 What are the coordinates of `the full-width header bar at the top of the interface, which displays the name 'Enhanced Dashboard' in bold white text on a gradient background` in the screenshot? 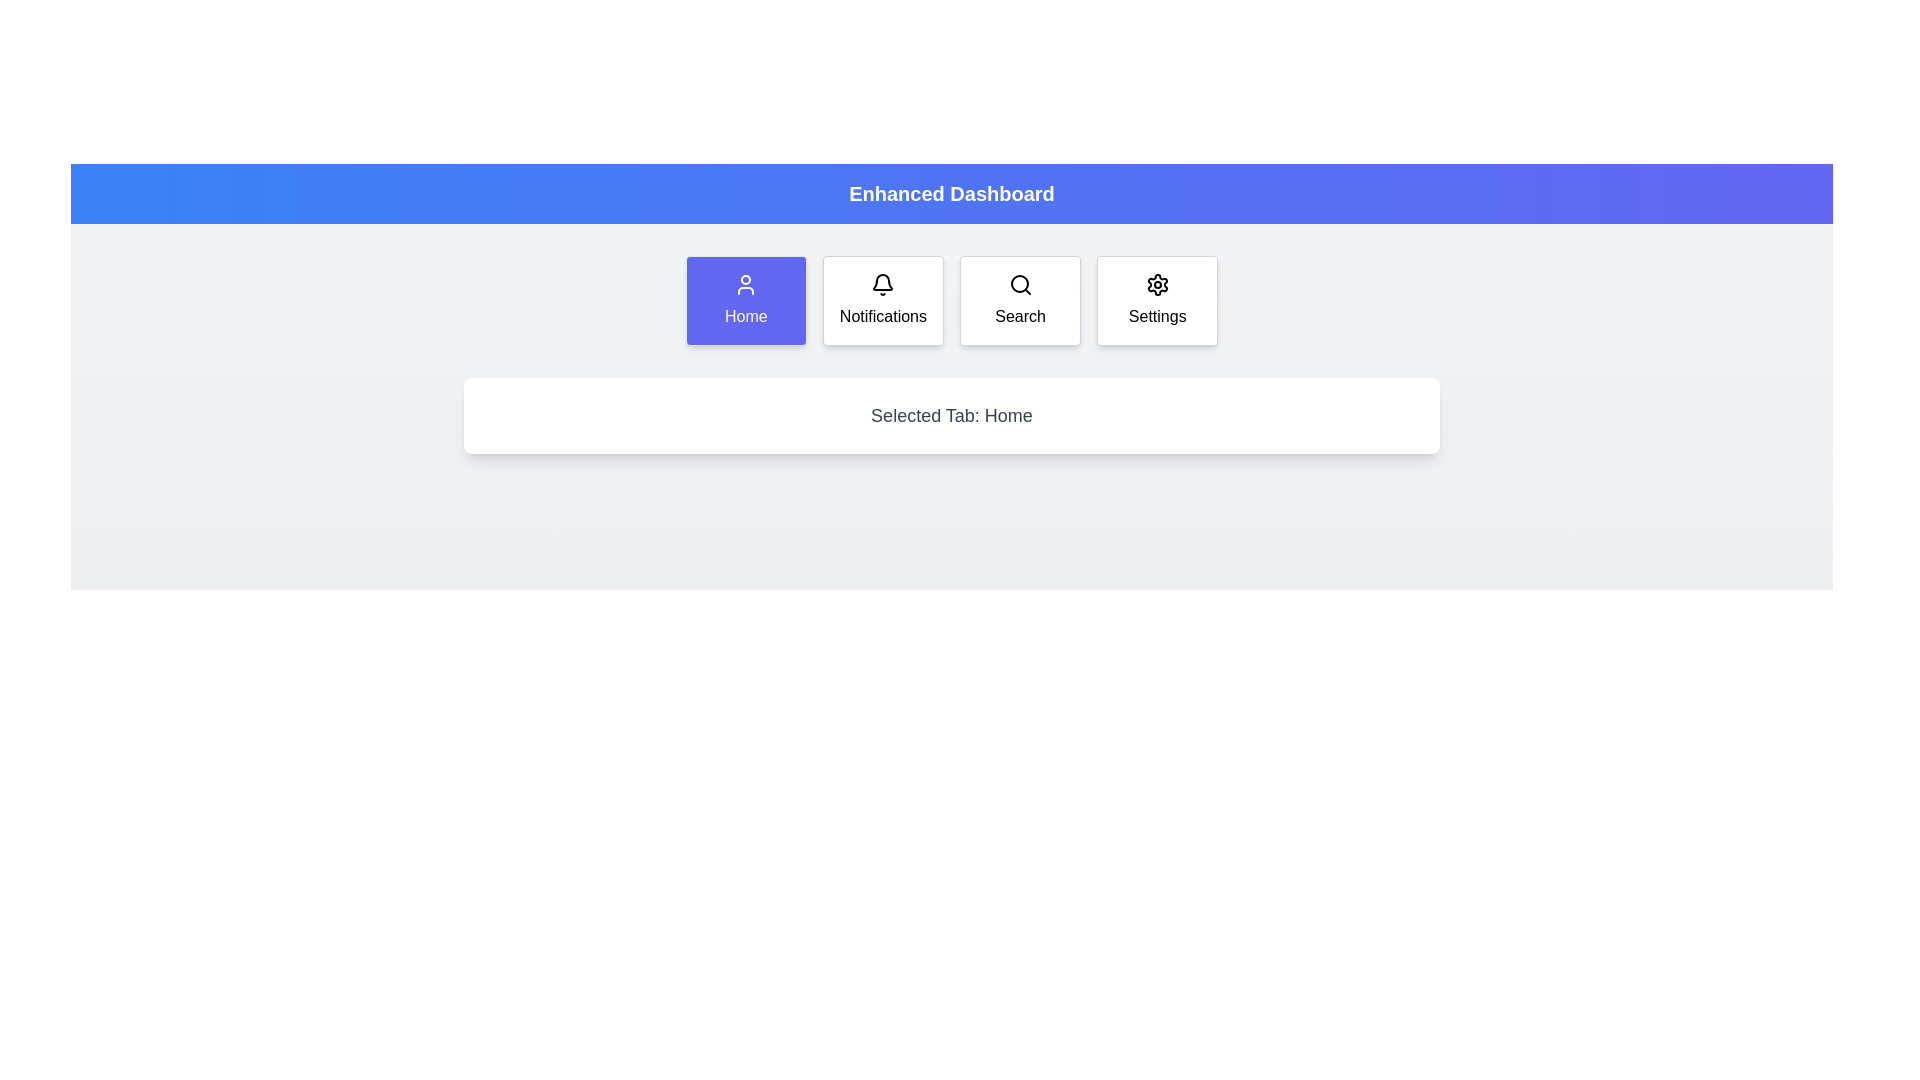 It's located at (950, 193).